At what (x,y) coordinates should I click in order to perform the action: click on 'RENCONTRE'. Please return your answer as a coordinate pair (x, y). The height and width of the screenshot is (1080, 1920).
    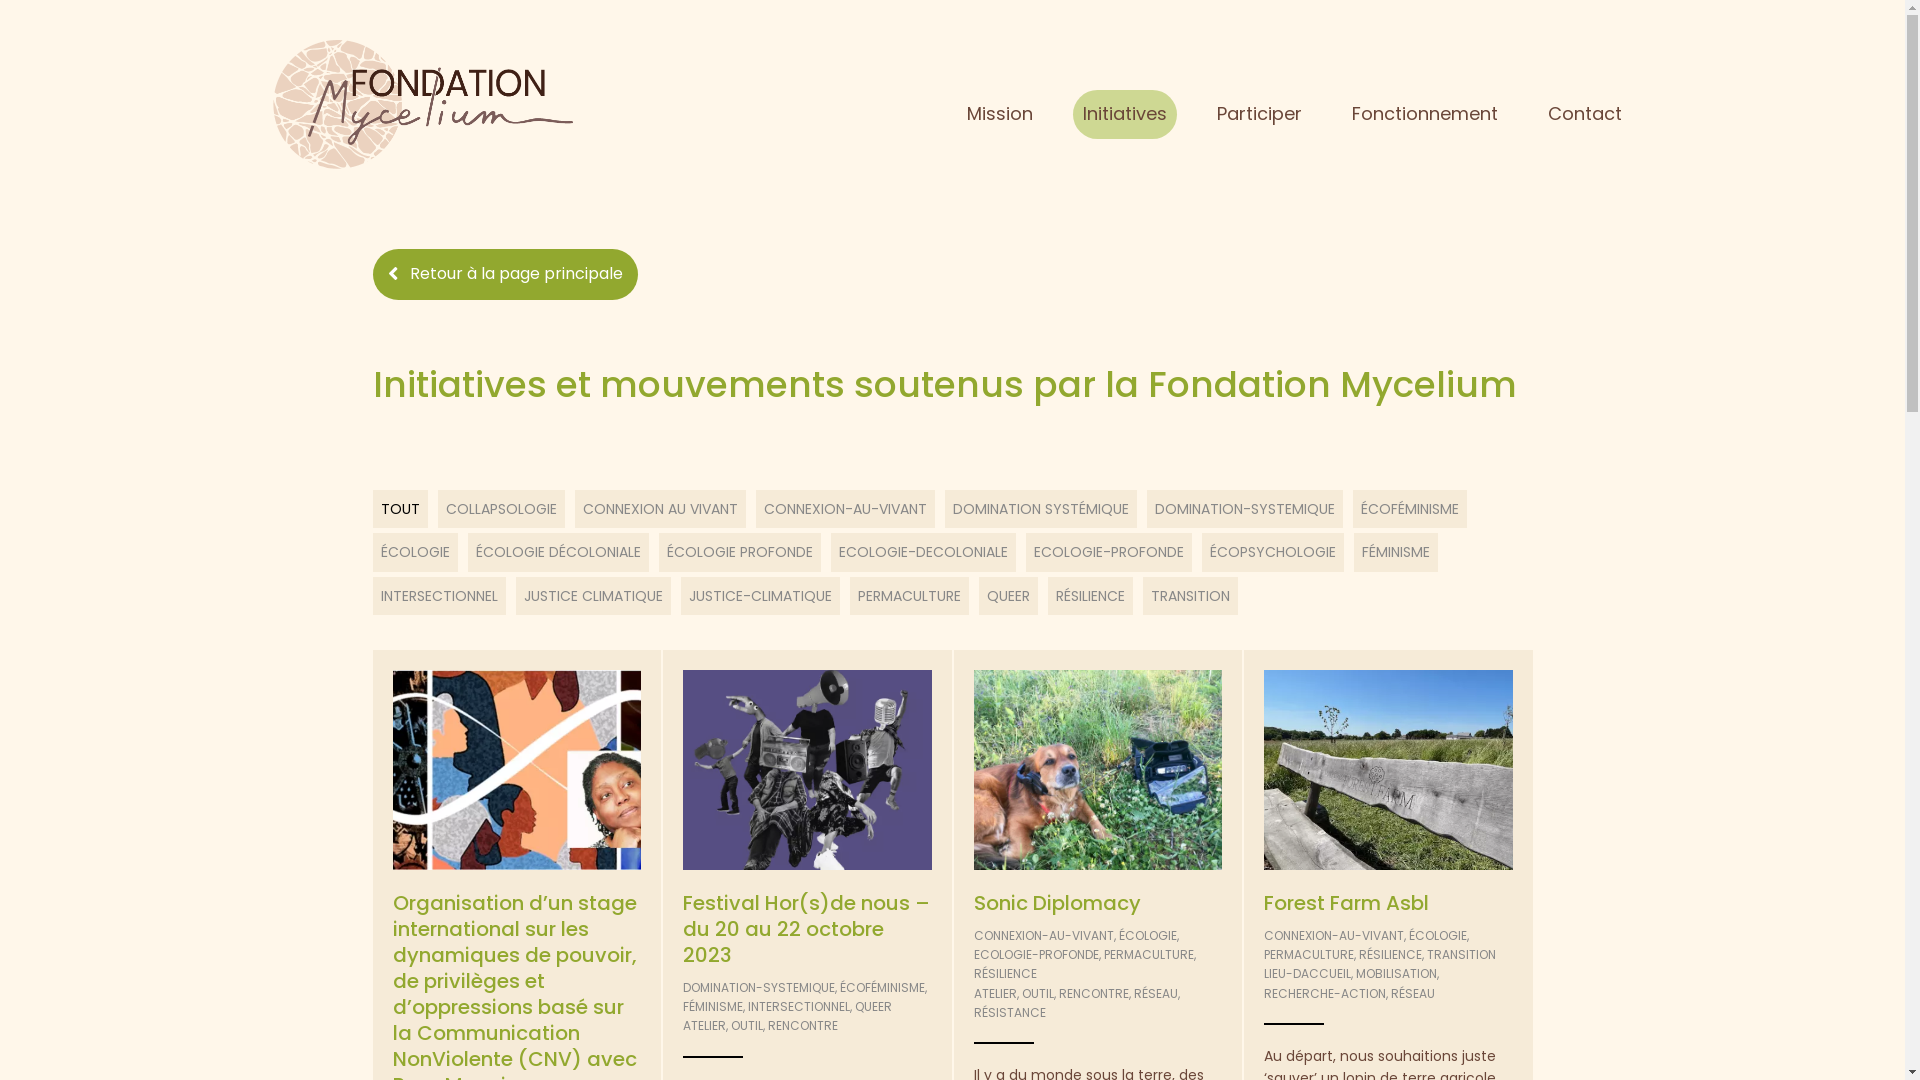
    Looking at the image, I should click on (802, 1025).